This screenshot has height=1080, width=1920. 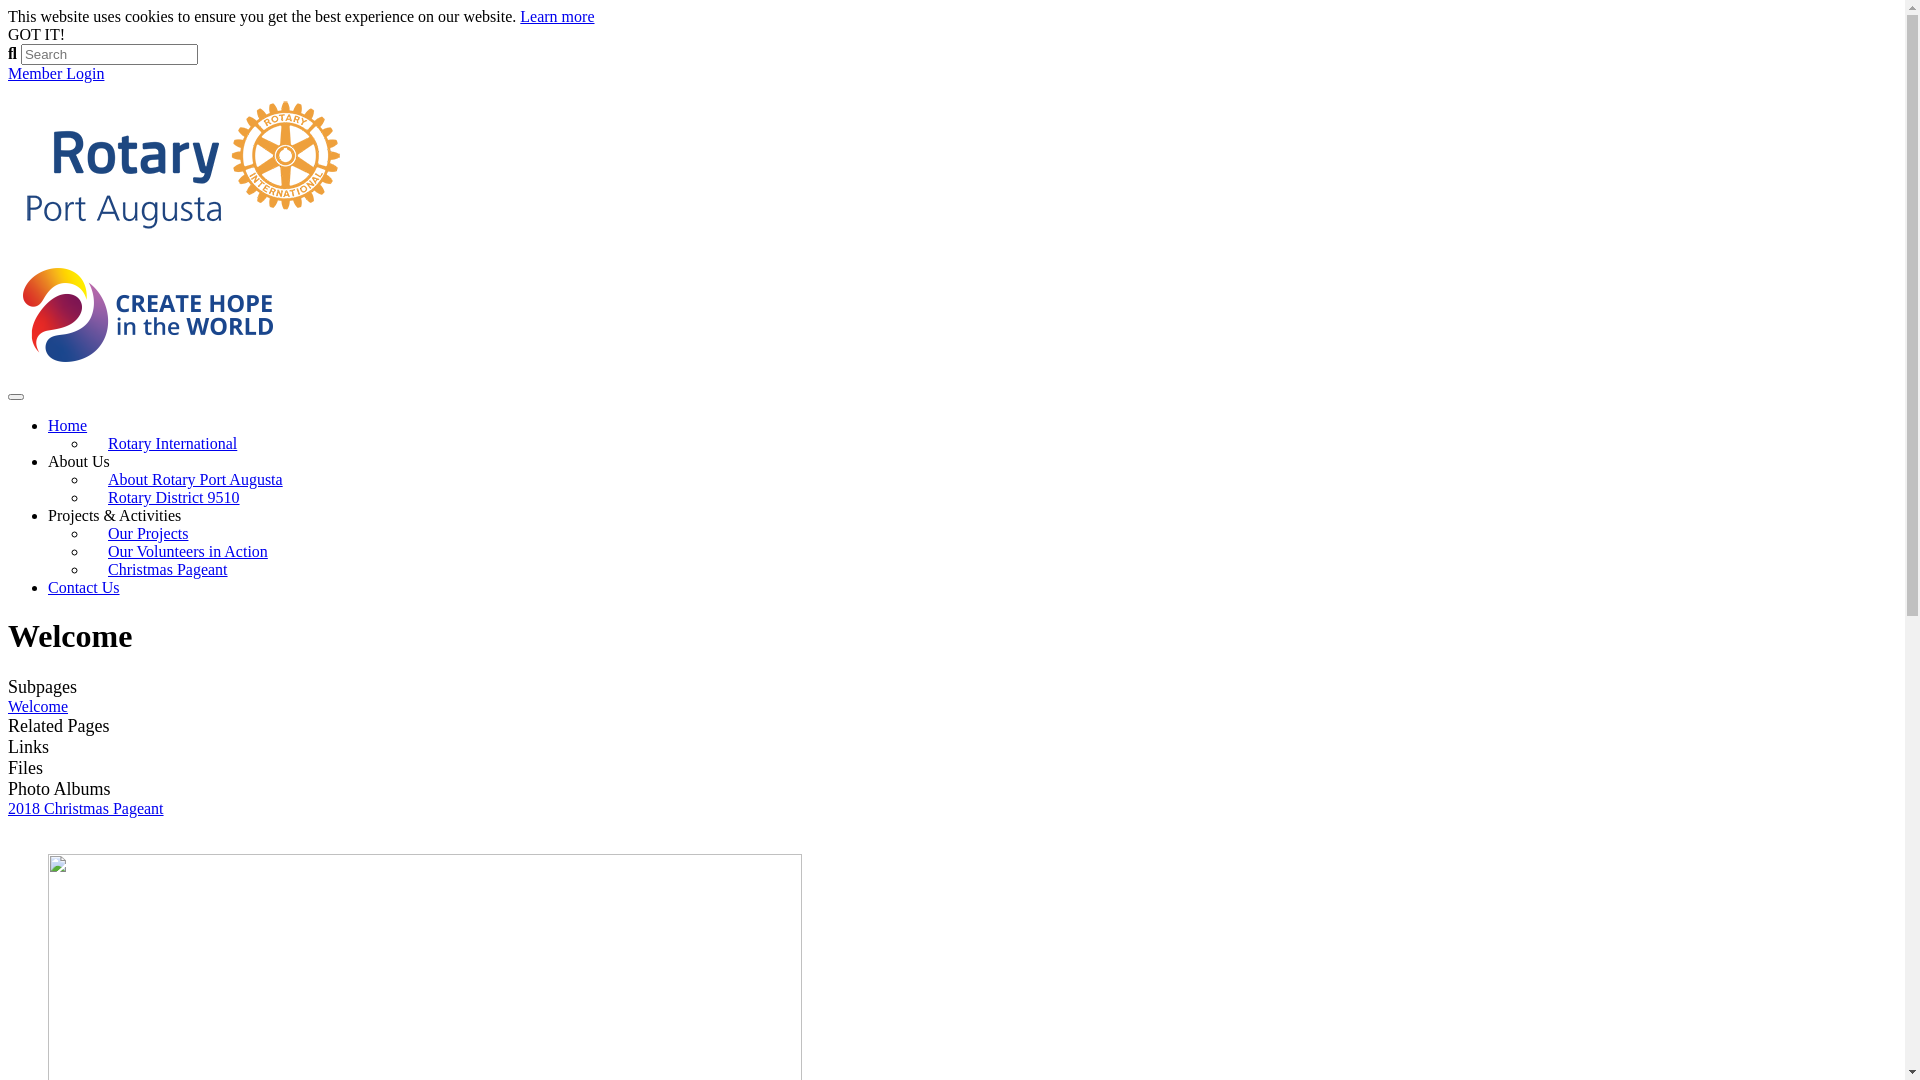 What do you see at coordinates (113, 514) in the screenshot?
I see `'Projects & Activities'` at bounding box center [113, 514].